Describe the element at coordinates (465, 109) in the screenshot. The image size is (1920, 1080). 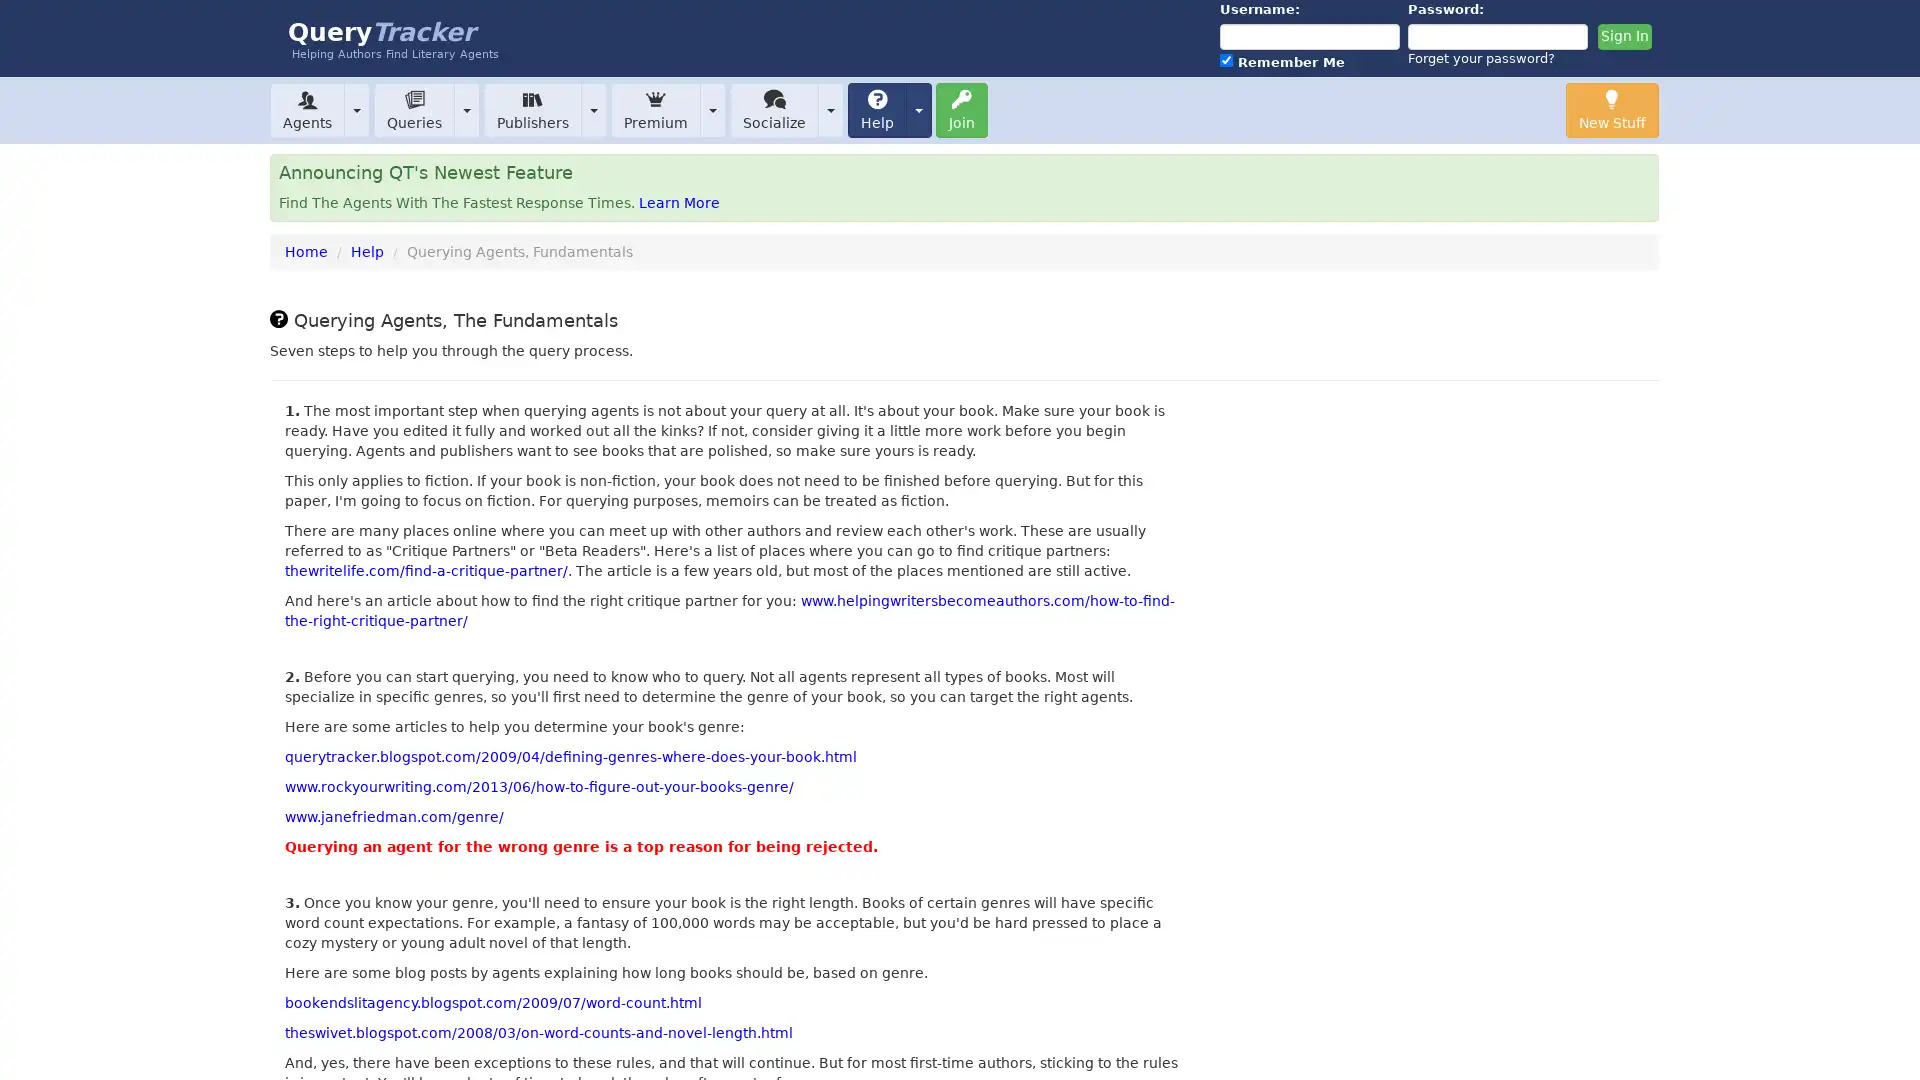
I see `Toggle Dropdown` at that location.